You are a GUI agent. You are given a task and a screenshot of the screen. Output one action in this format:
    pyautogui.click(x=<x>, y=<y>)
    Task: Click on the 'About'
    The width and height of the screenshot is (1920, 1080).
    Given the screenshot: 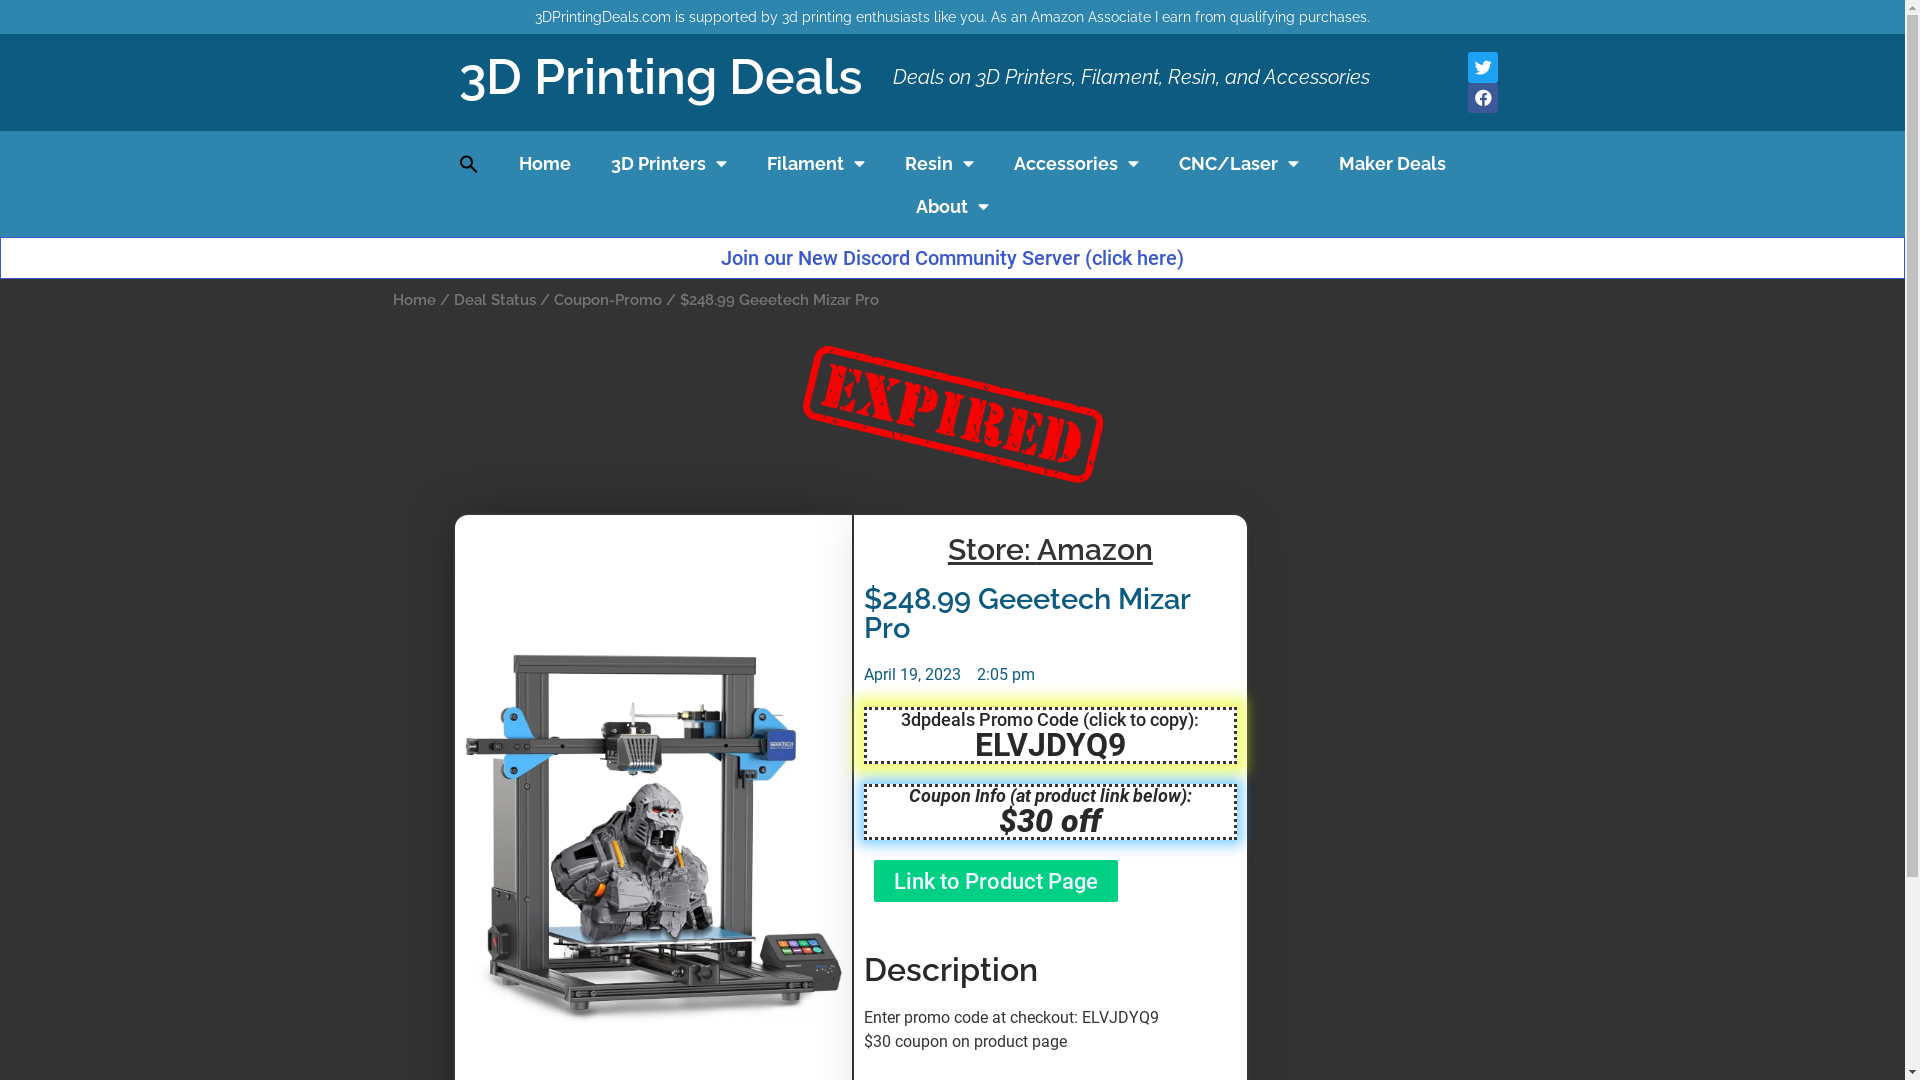 What is the action you would take?
    pyautogui.click(x=951, y=207)
    